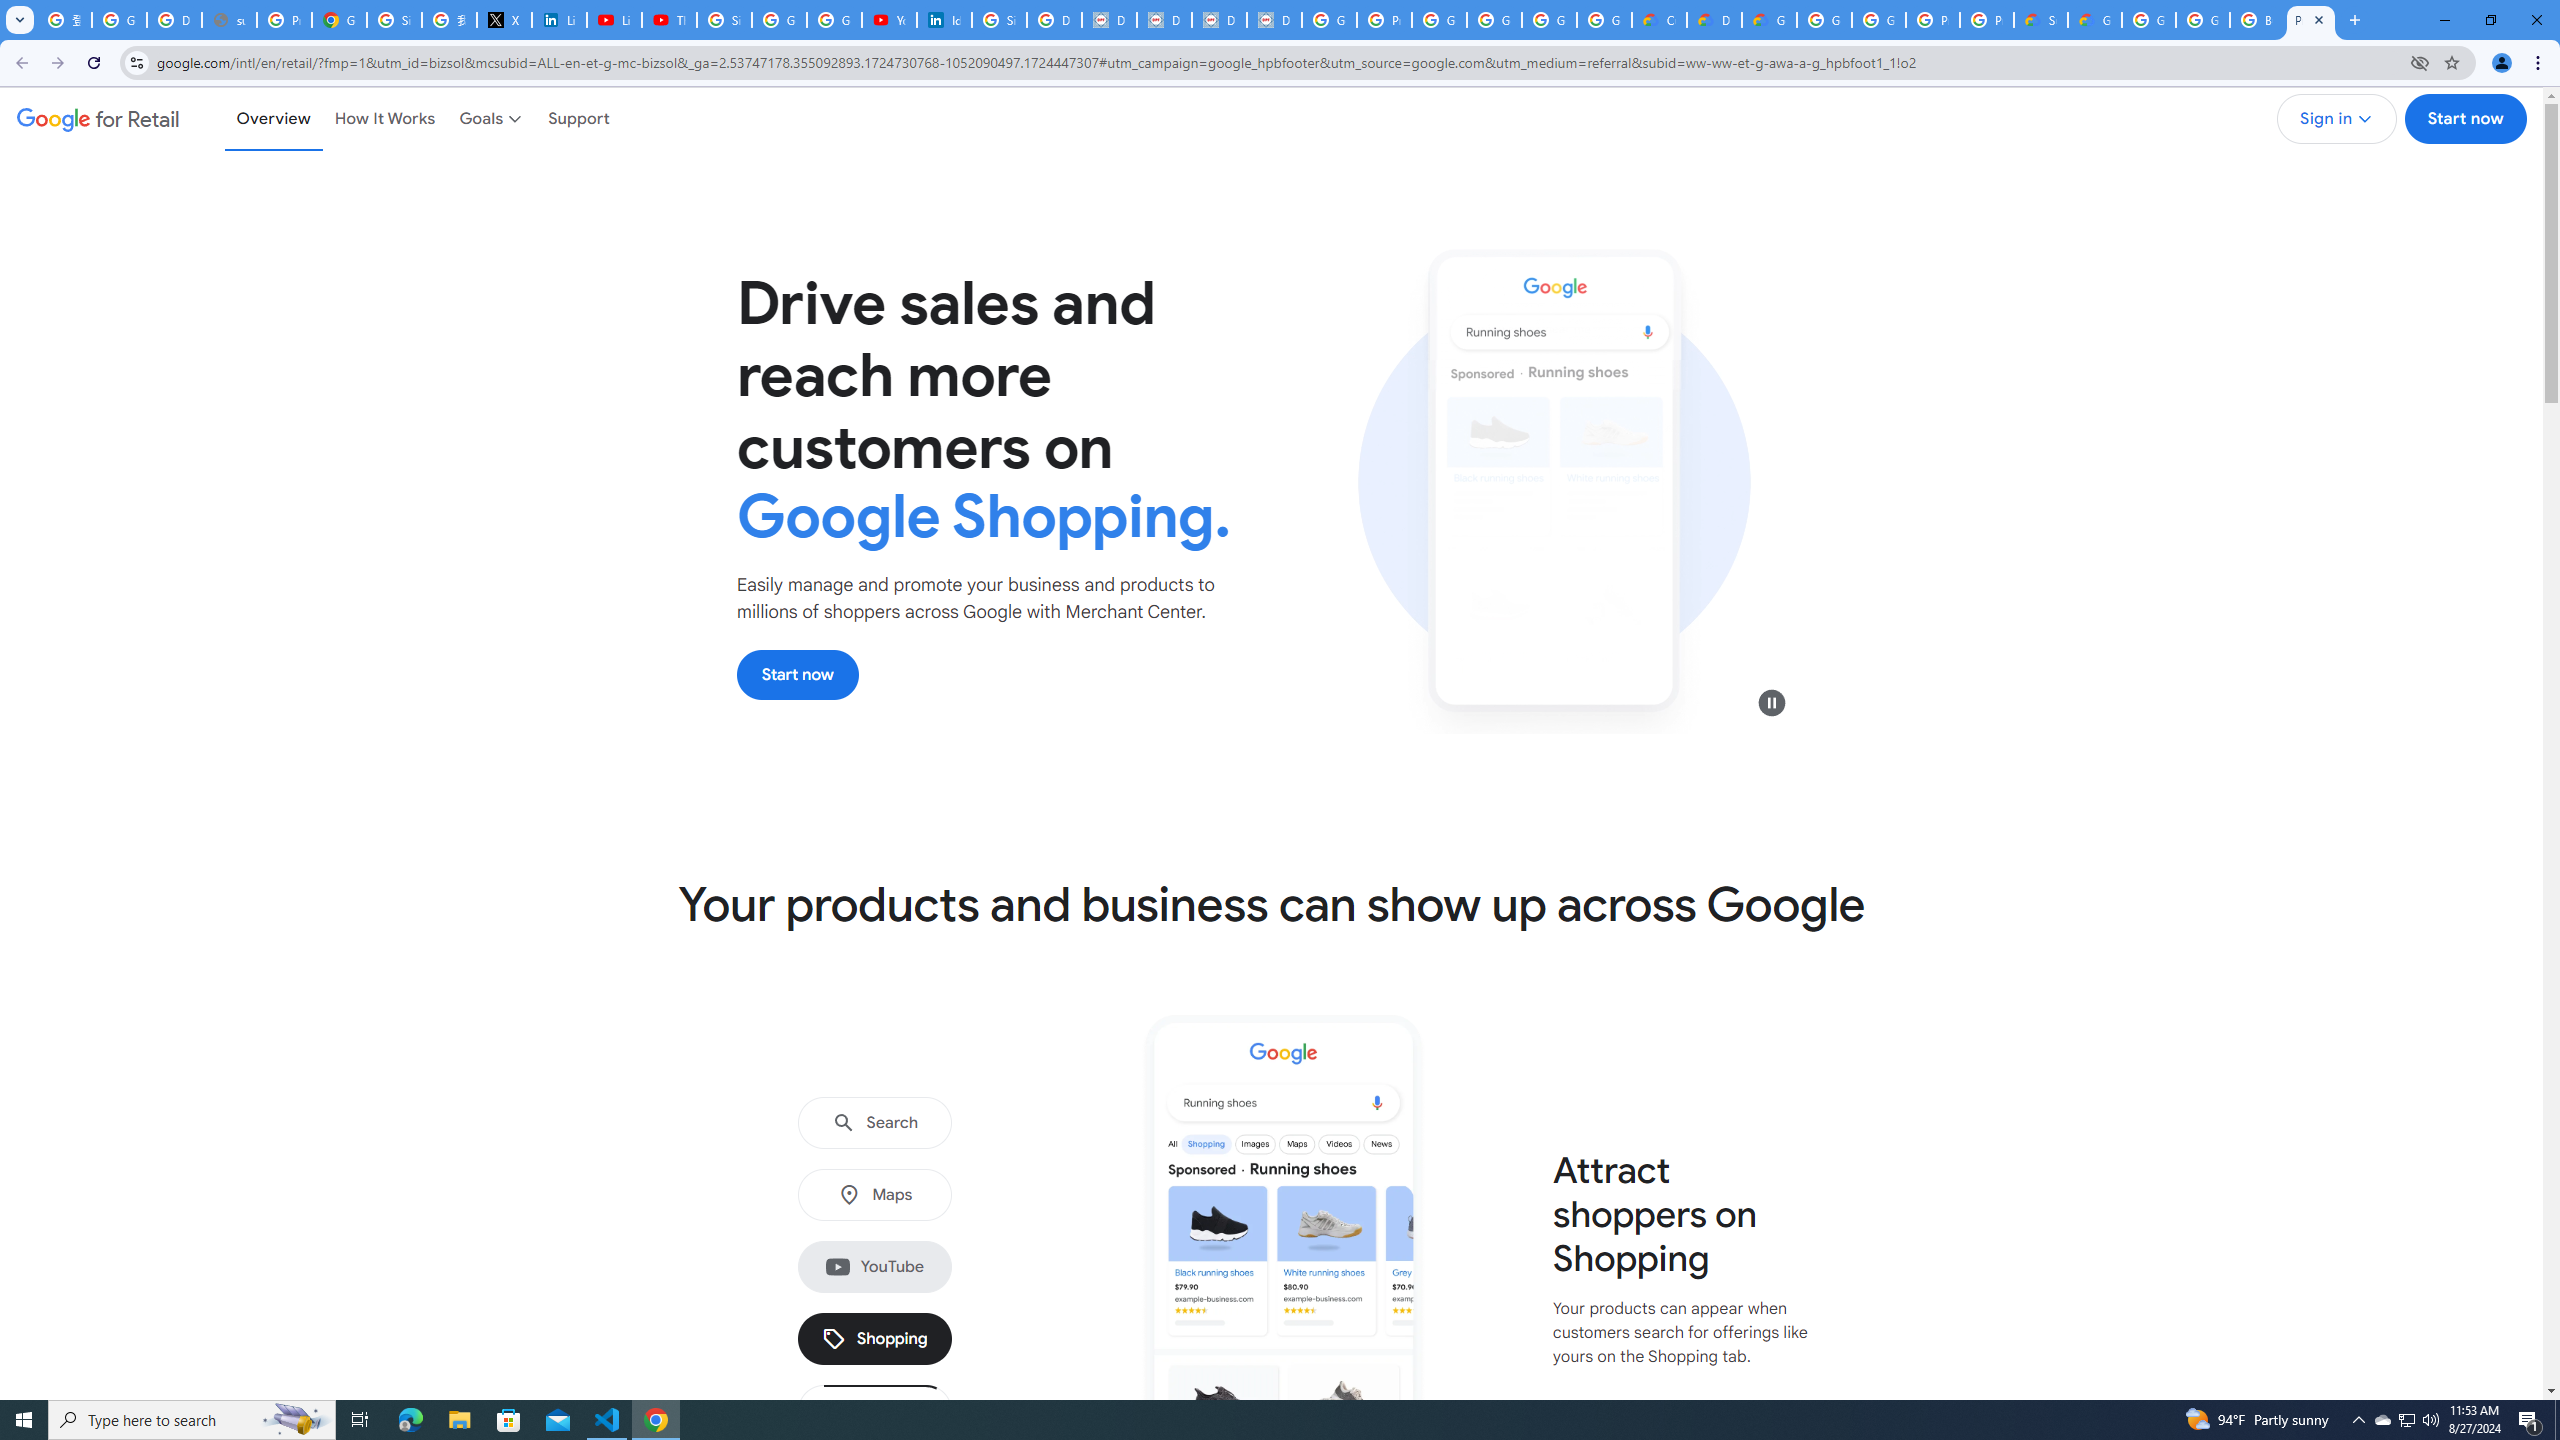  What do you see at coordinates (1108, 19) in the screenshot?
I see `'Data Privacy Framework'` at bounding box center [1108, 19].